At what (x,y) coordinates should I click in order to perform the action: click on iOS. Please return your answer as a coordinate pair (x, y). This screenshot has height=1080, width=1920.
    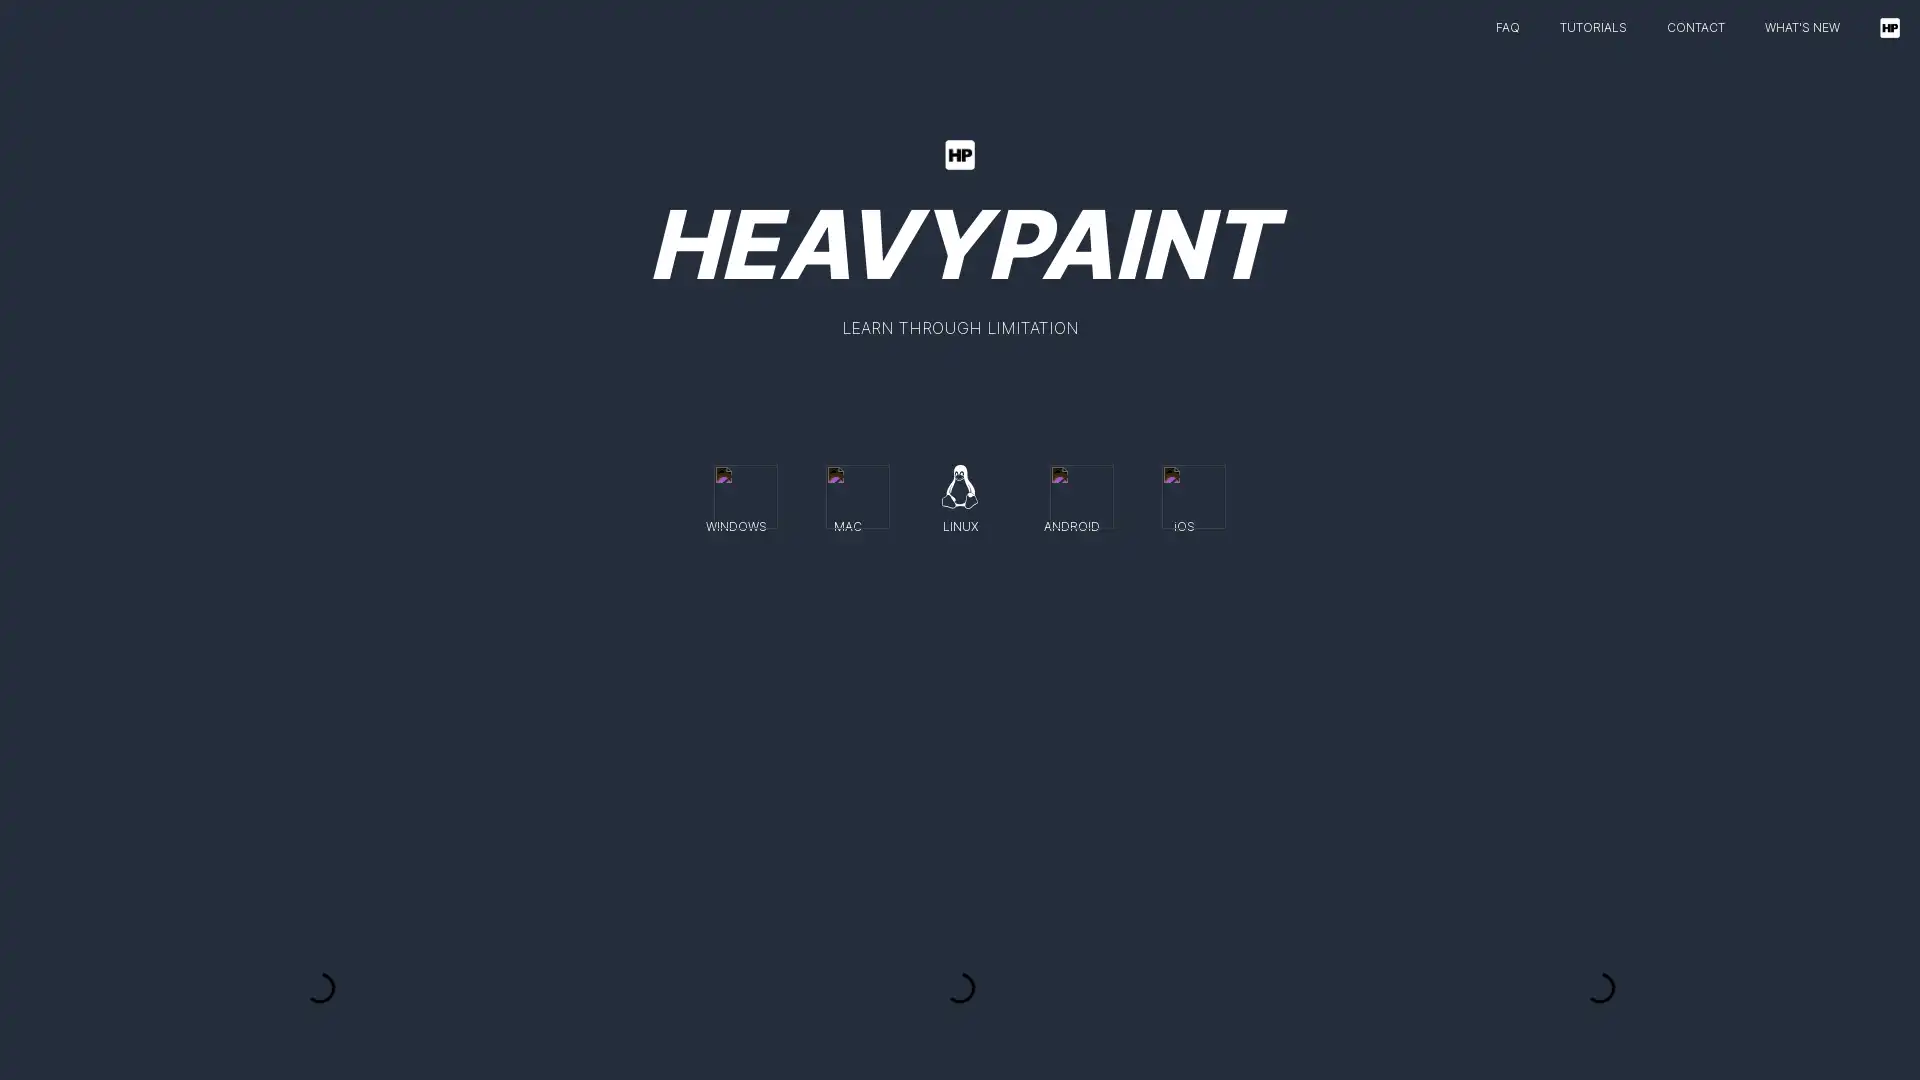
    Looking at the image, I should click on (1184, 493).